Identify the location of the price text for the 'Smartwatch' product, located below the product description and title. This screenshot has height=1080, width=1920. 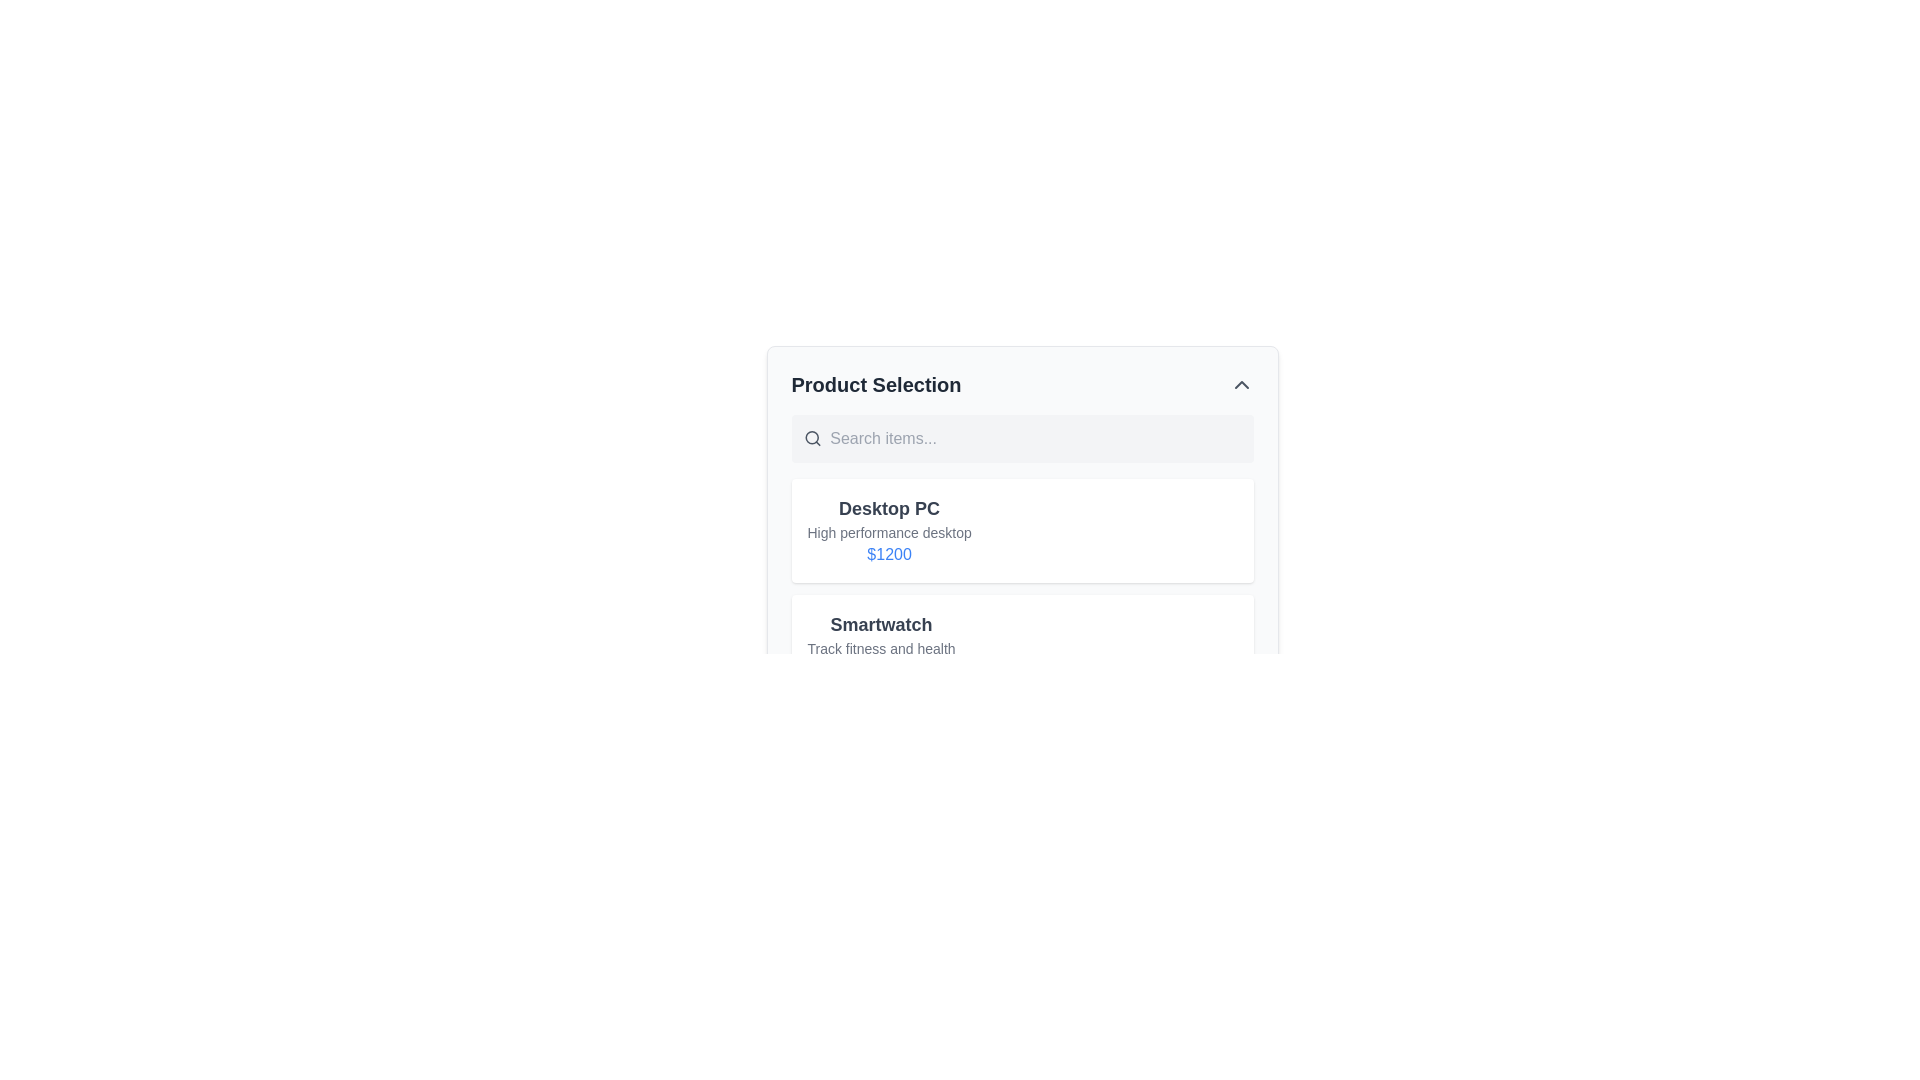
(880, 671).